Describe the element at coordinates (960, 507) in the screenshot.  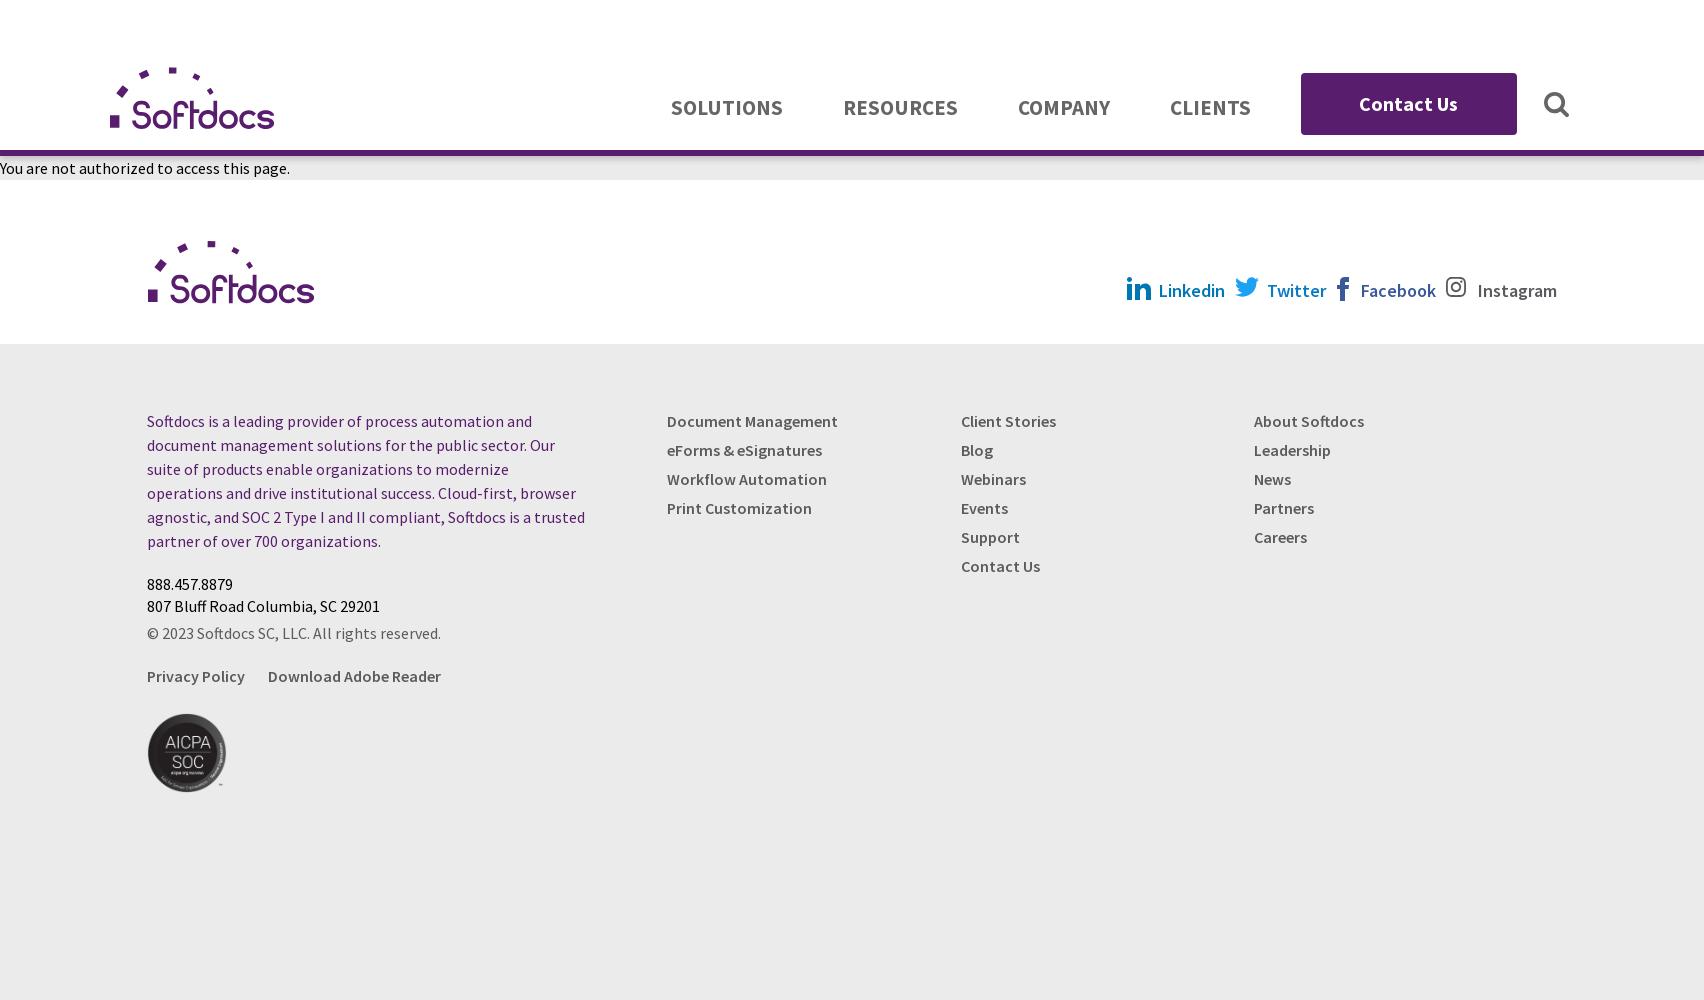
I see `'Events'` at that location.